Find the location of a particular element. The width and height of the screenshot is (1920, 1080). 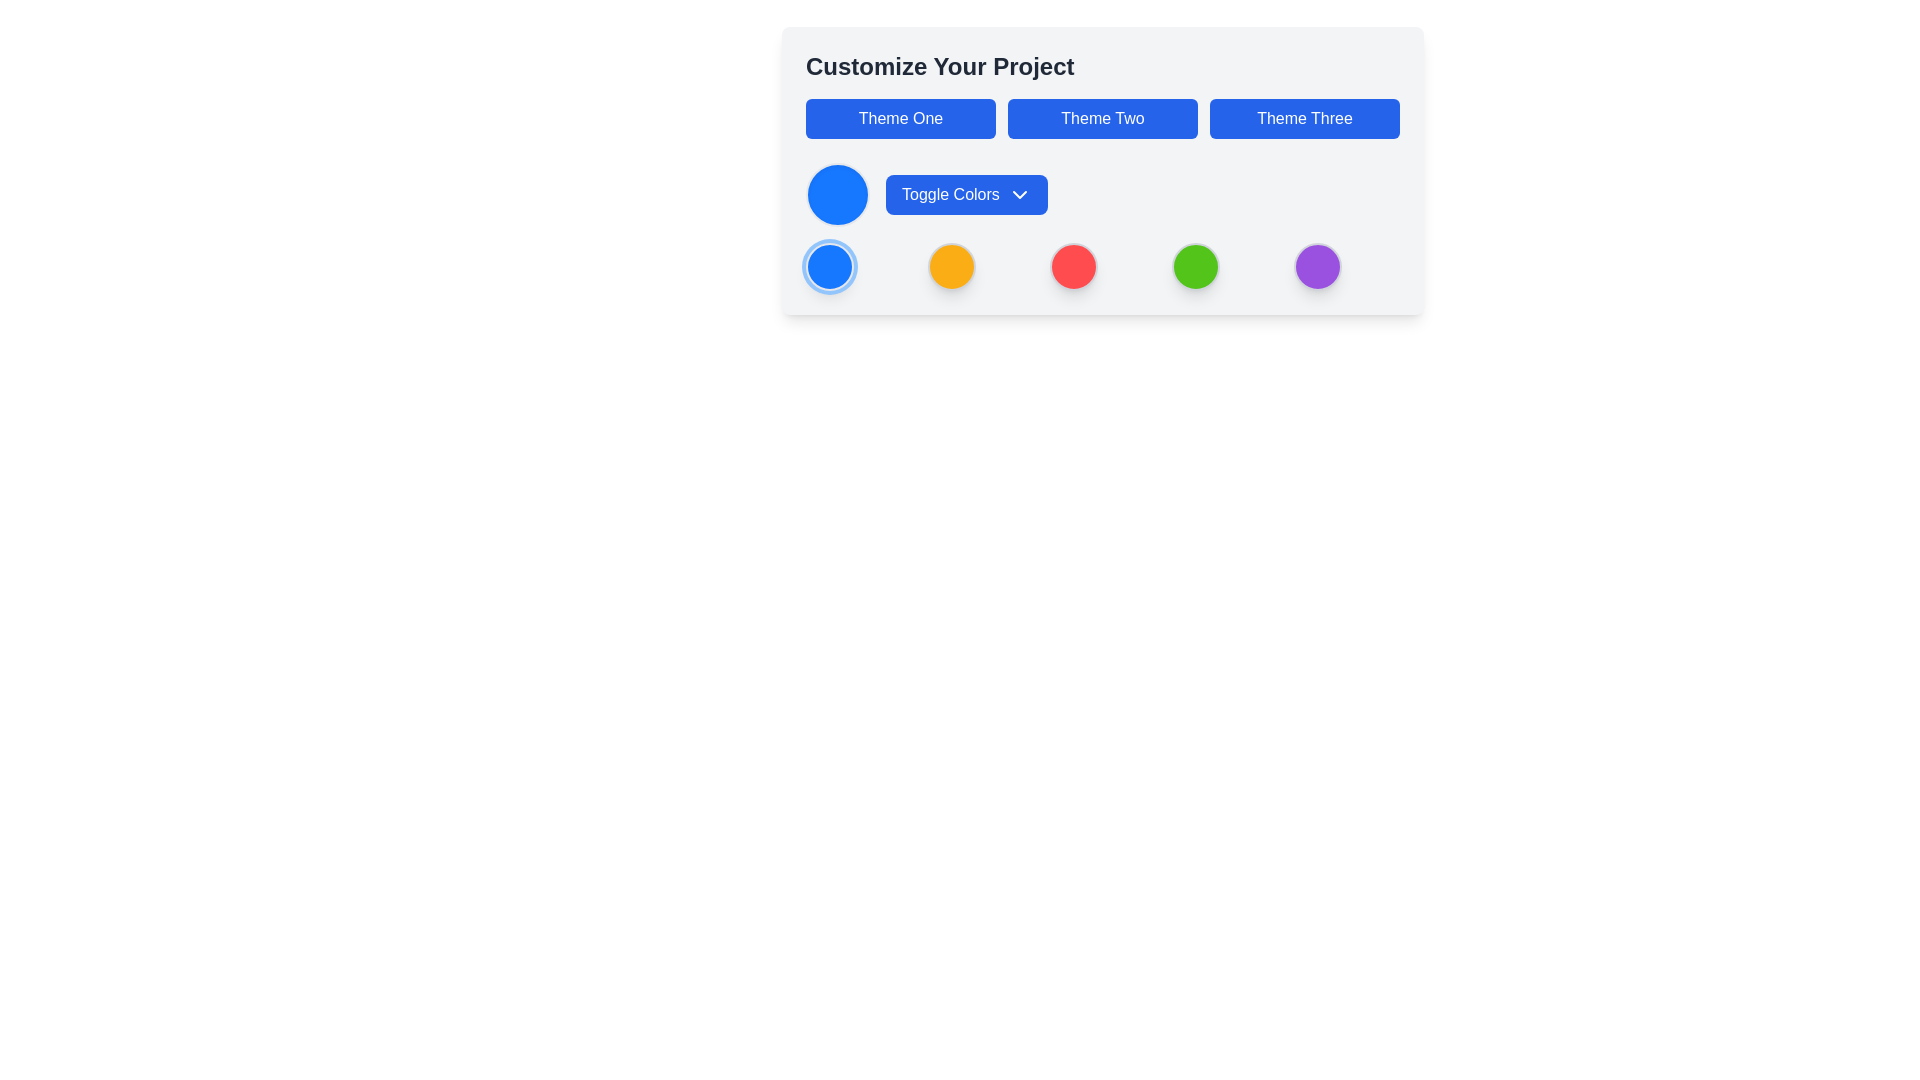

the second button is located at coordinates (950, 265).